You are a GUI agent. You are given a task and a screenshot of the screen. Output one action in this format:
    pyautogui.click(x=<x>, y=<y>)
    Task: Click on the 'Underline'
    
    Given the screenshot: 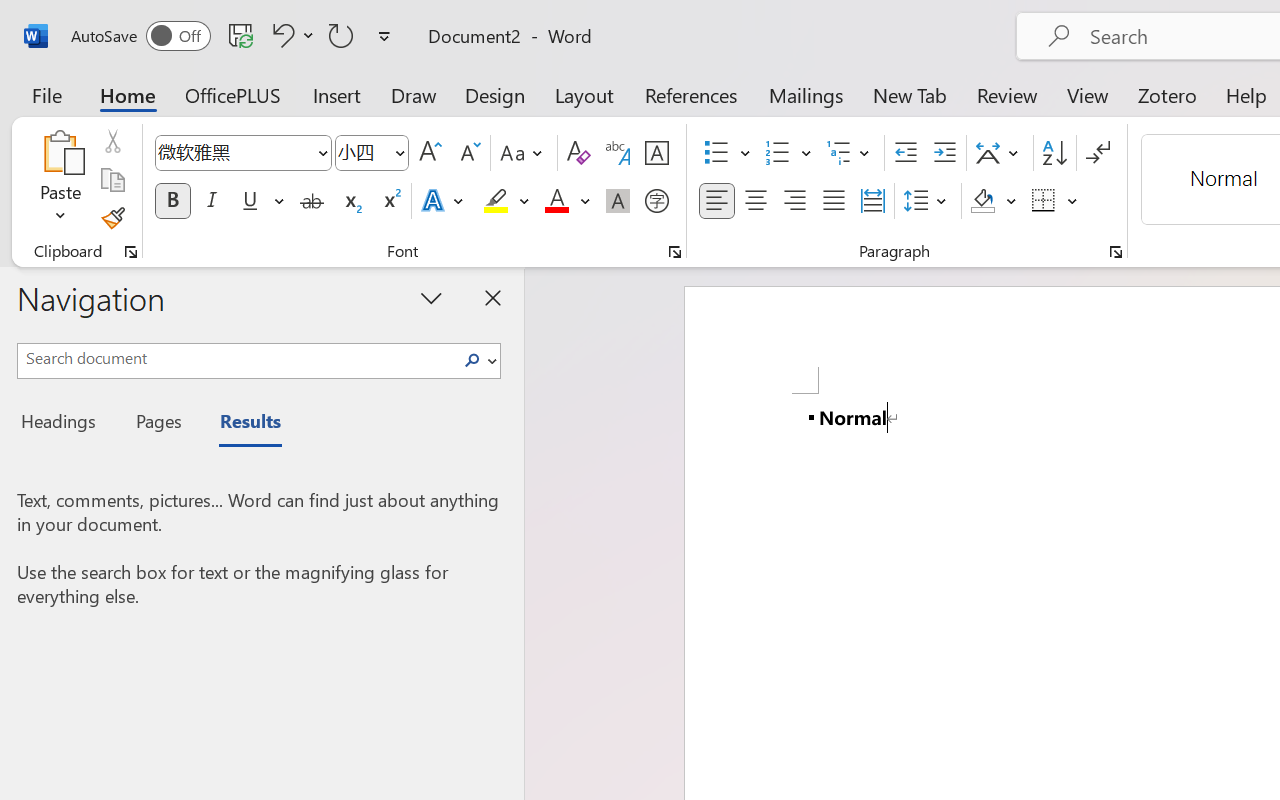 What is the action you would take?
    pyautogui.click(x=249, y=201)
    